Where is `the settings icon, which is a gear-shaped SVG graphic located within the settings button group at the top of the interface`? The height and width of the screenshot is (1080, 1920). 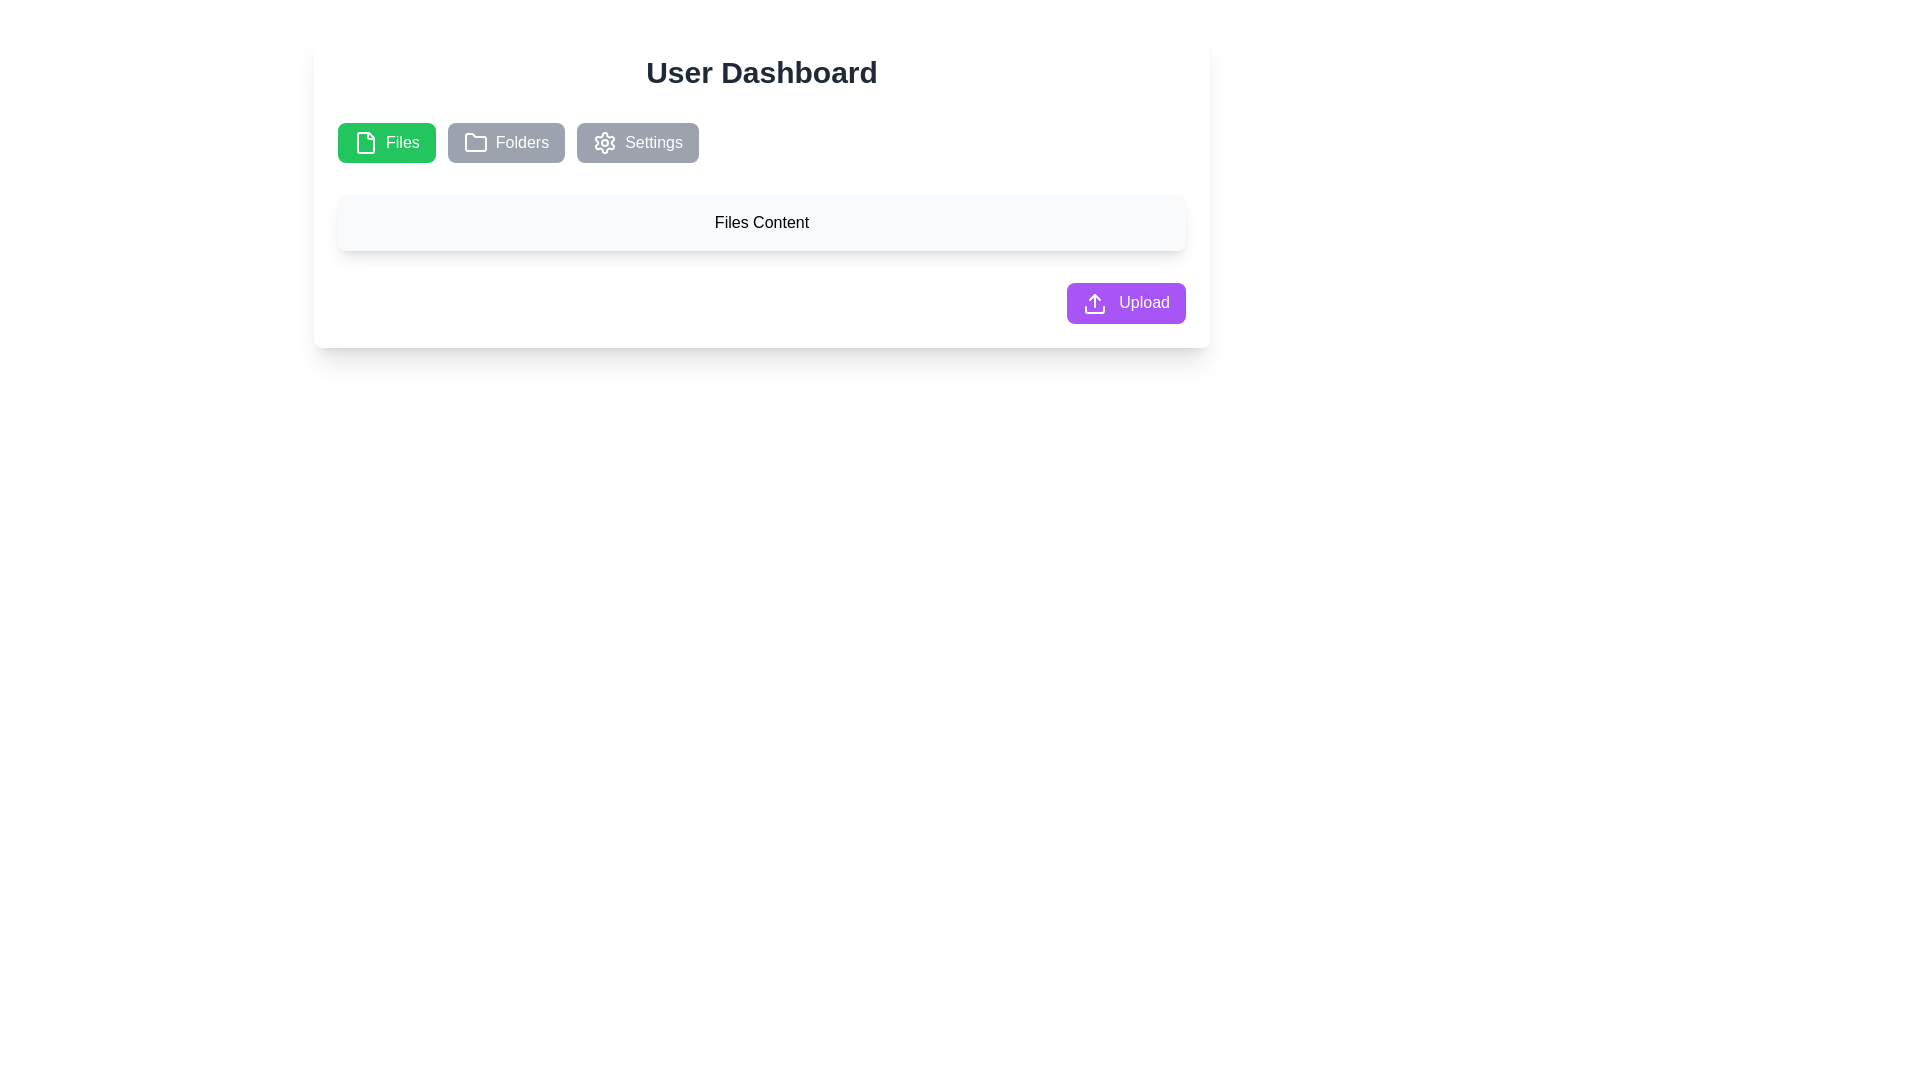
the settings icon, which is a gear-shaped SVG graphic located within the settings button group at the top of the interface is located at coordinates (604, 141).